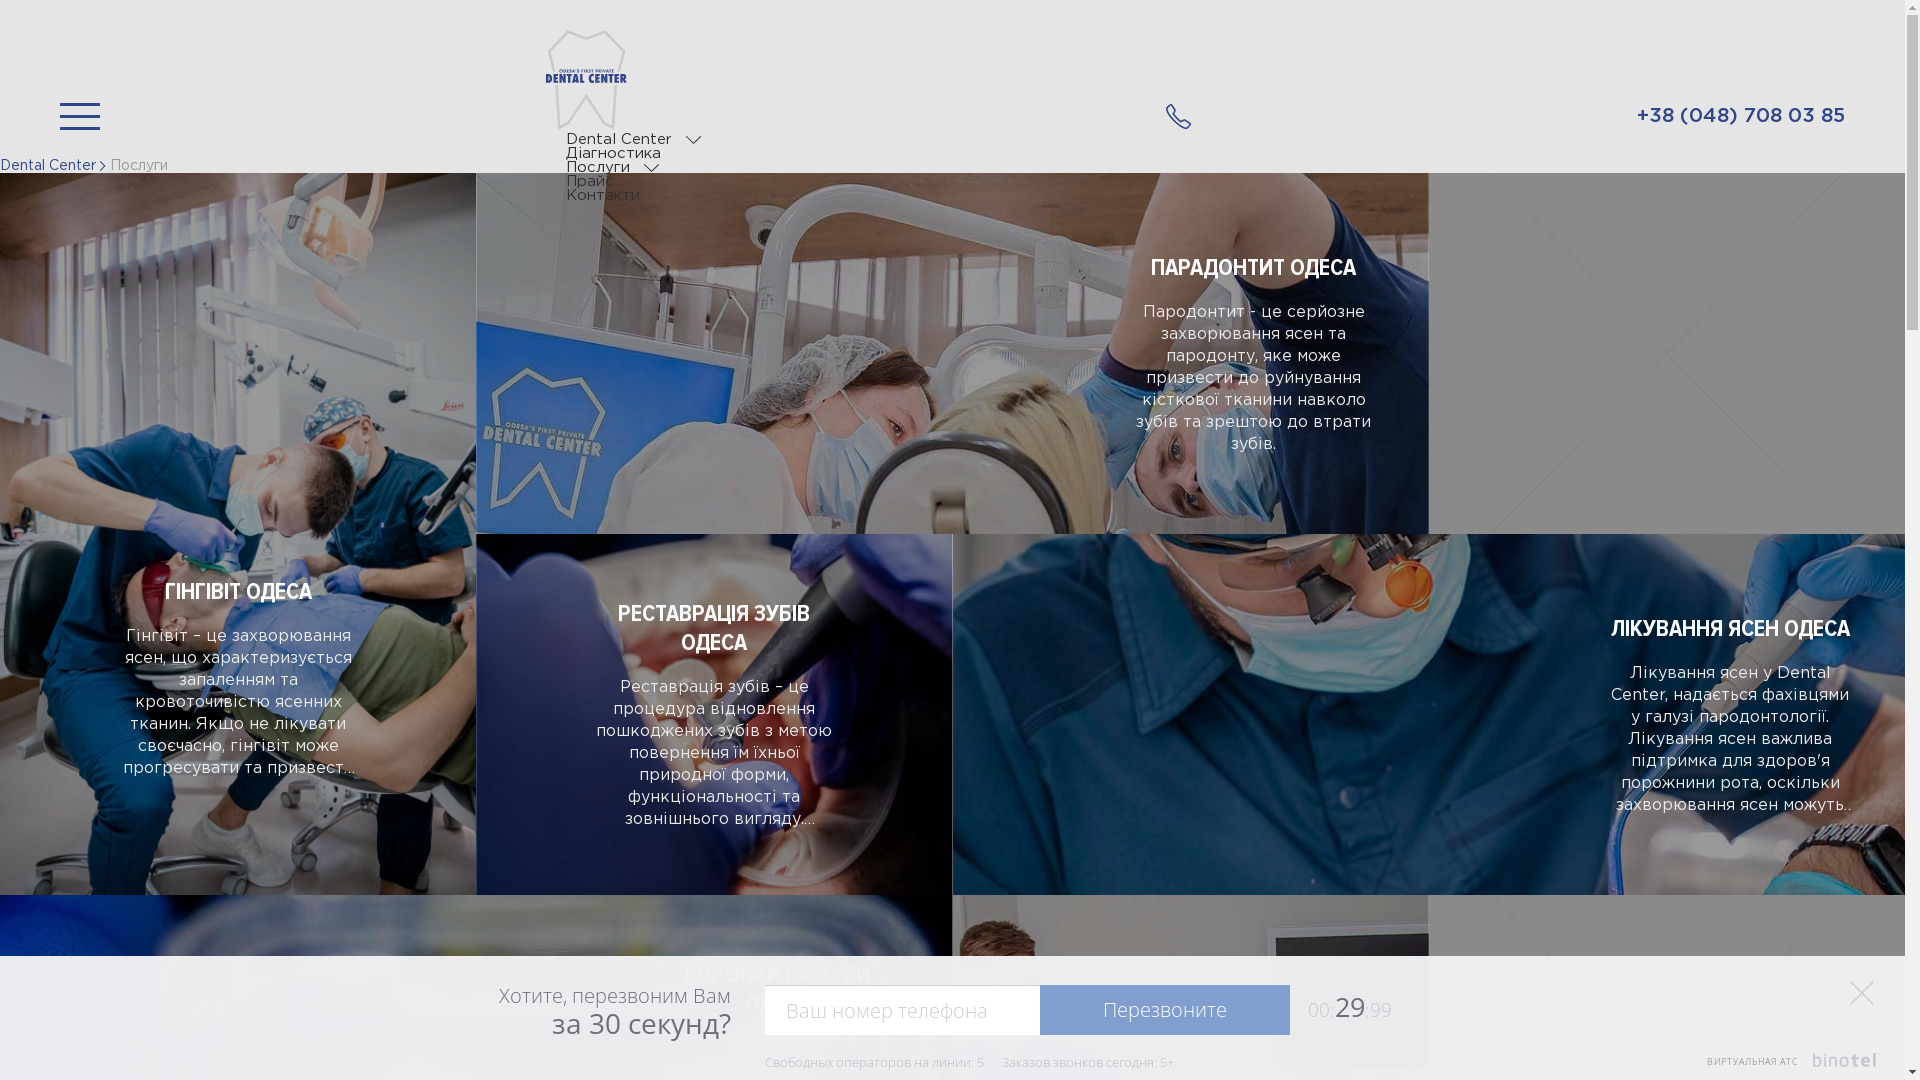 The width and height of the screenshot is (1920, 1080). Describe the element at coordinates (48, 164) in the screenshot. I see `'Dental Center'` at that location.